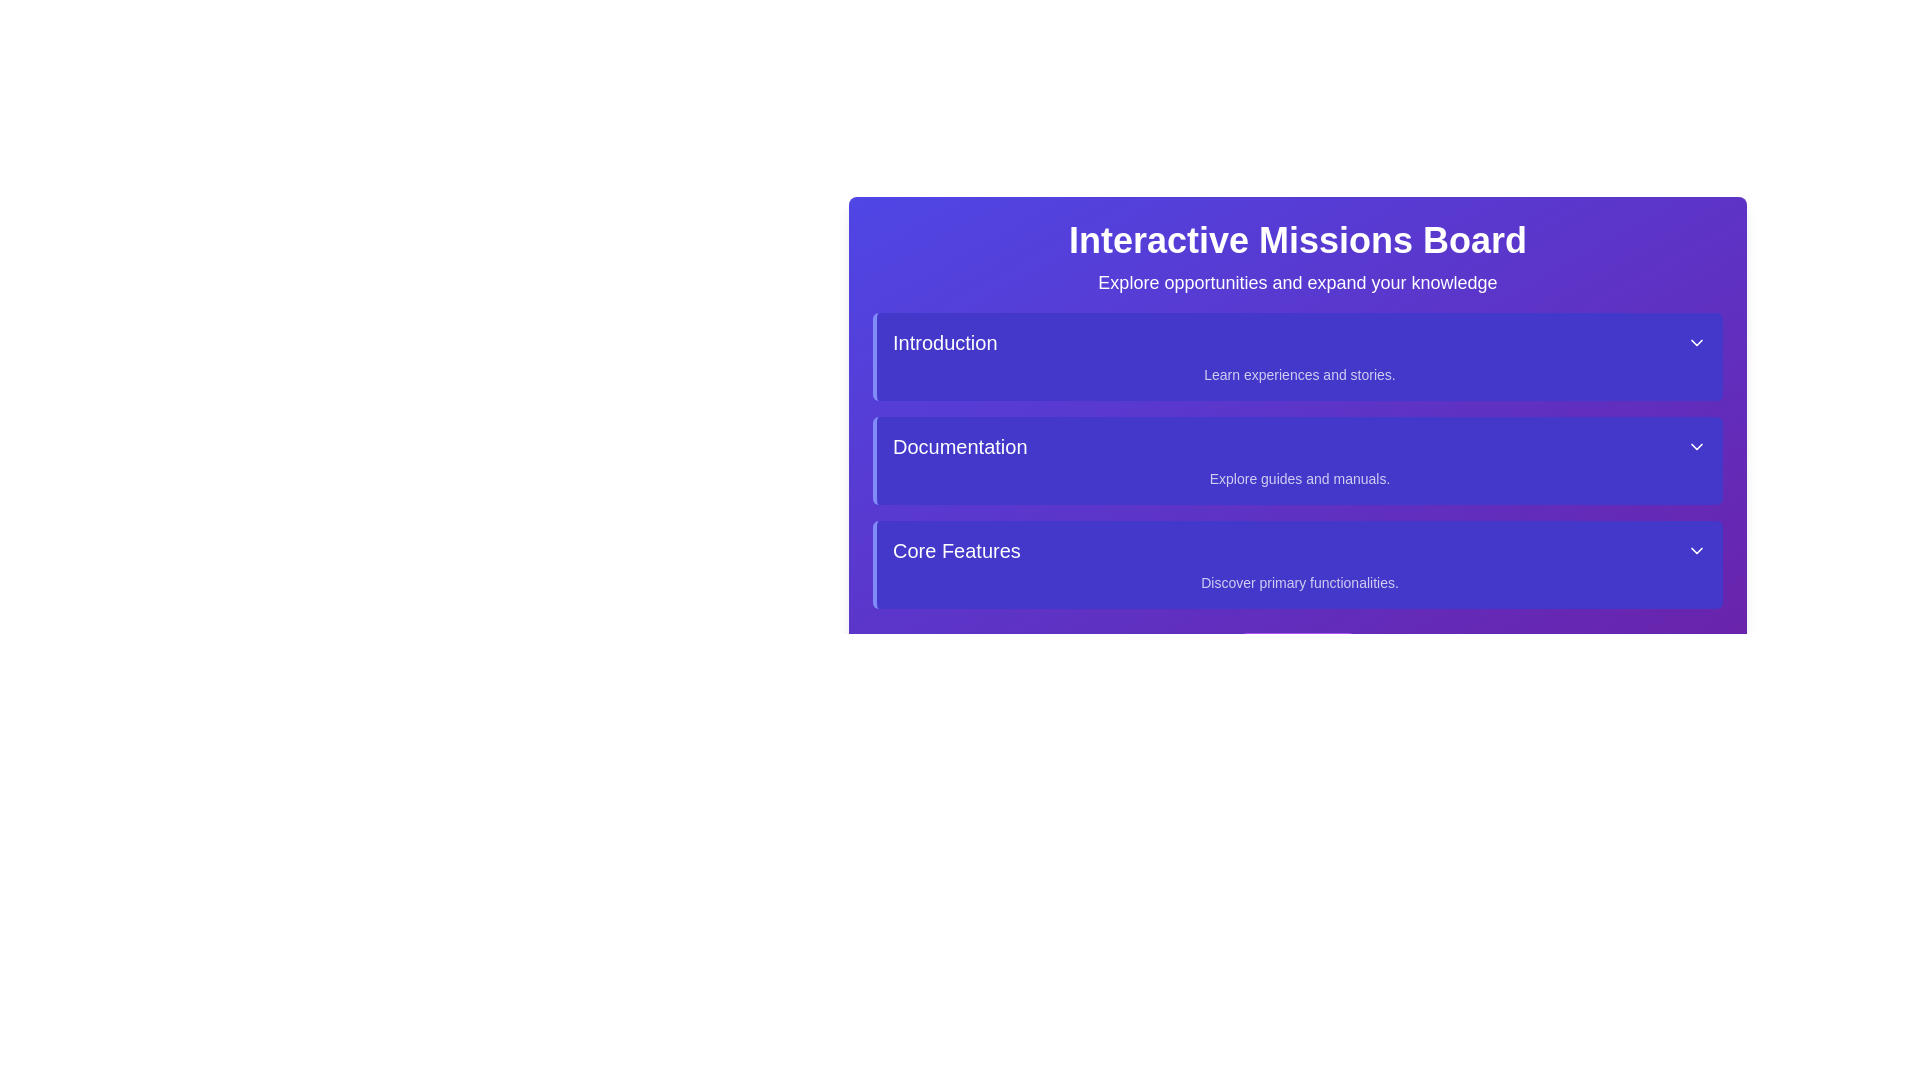  Describe the element at coordinates (1300, 582) in the screenshot. I see `the text element displaying 'Discover primary functionalities.' that is located below 'Core Features'` at that location.